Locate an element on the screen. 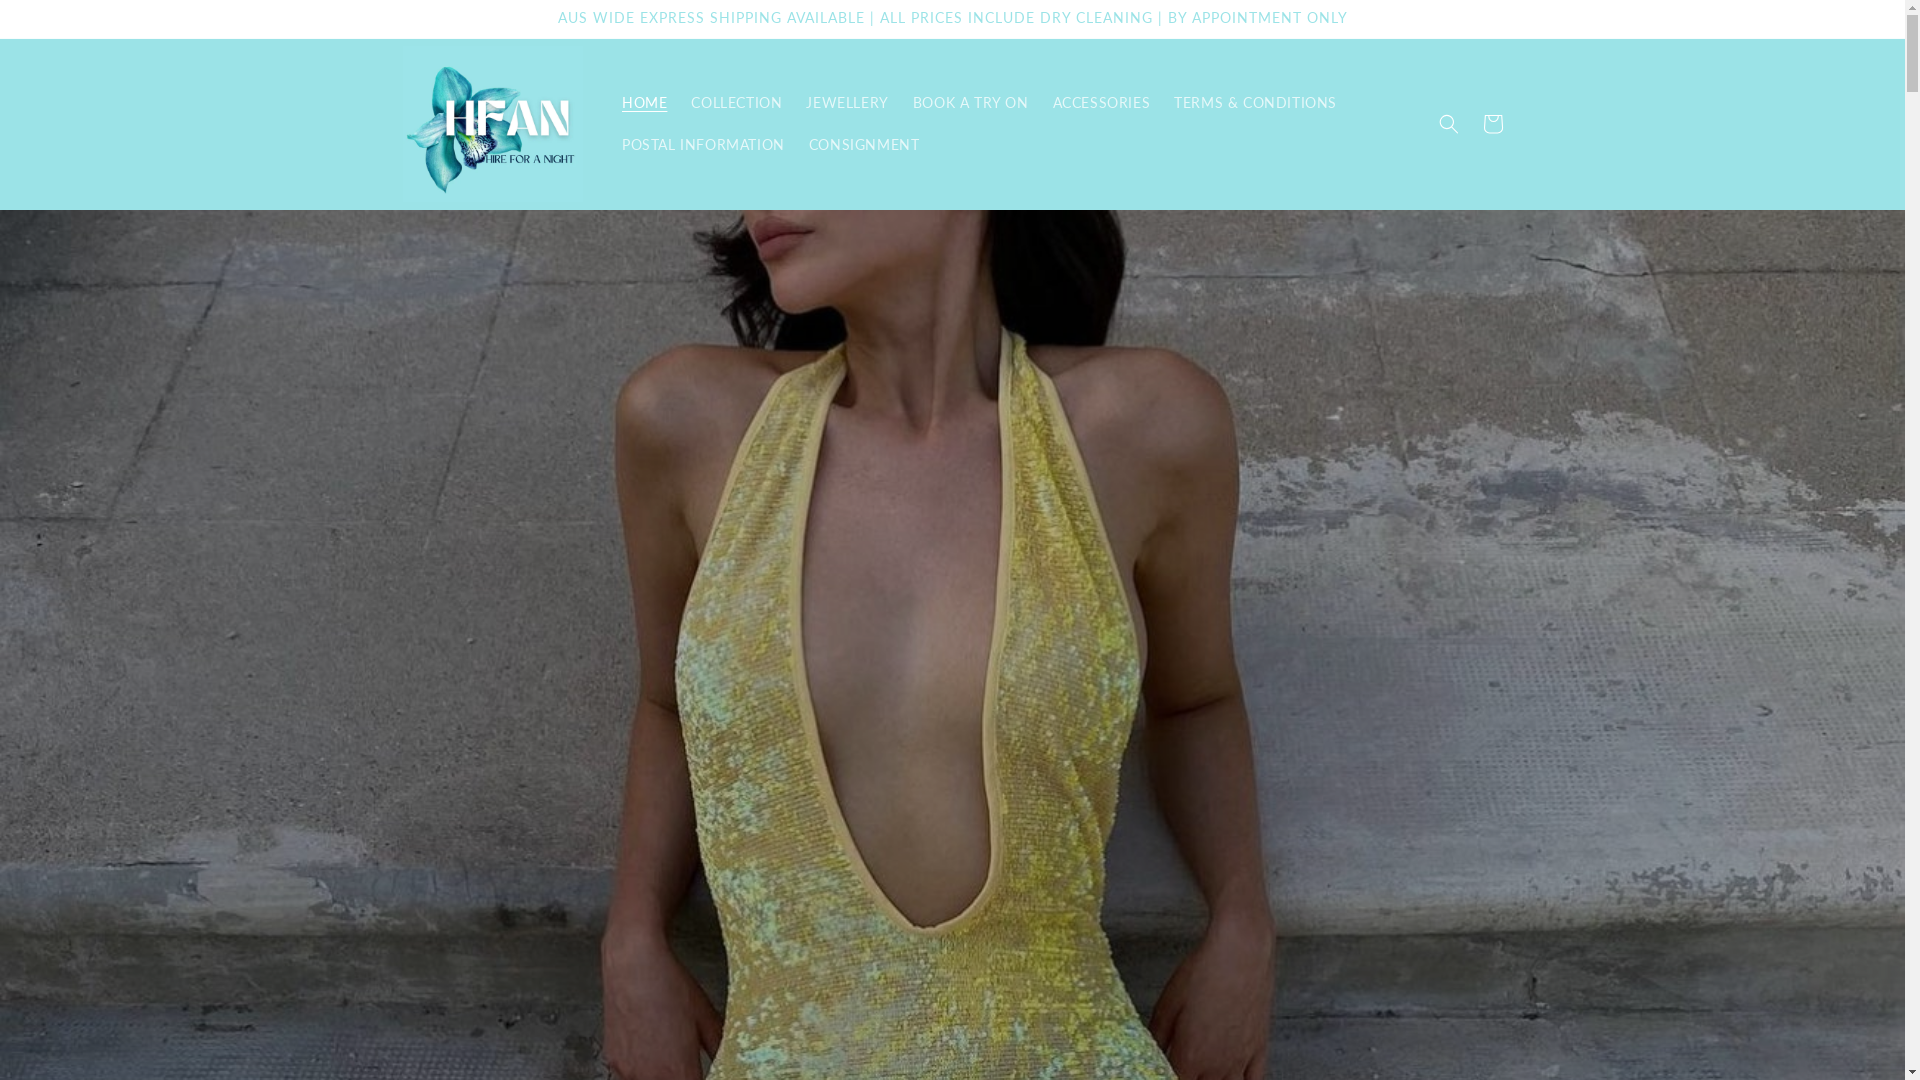  'CONSIGNMENT' is located at coordinates (864, 144).